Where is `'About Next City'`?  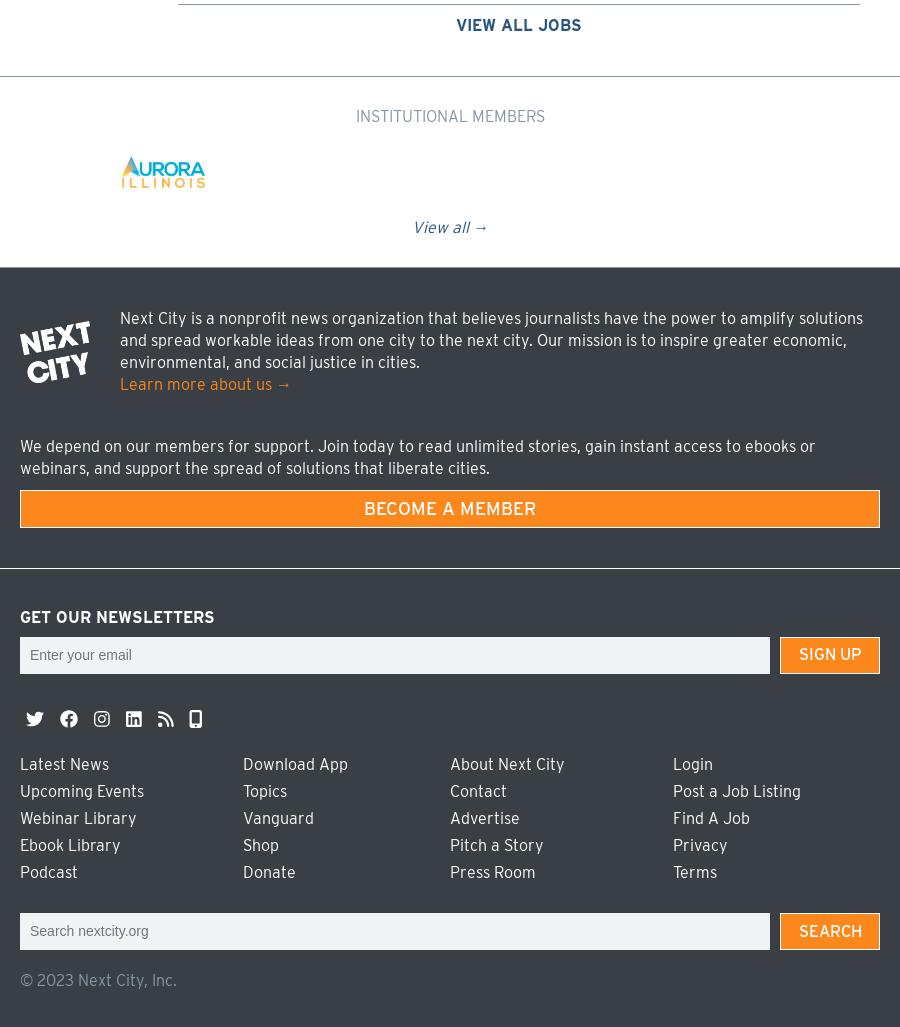 'About Next City' is located at coordinates (506, 763).